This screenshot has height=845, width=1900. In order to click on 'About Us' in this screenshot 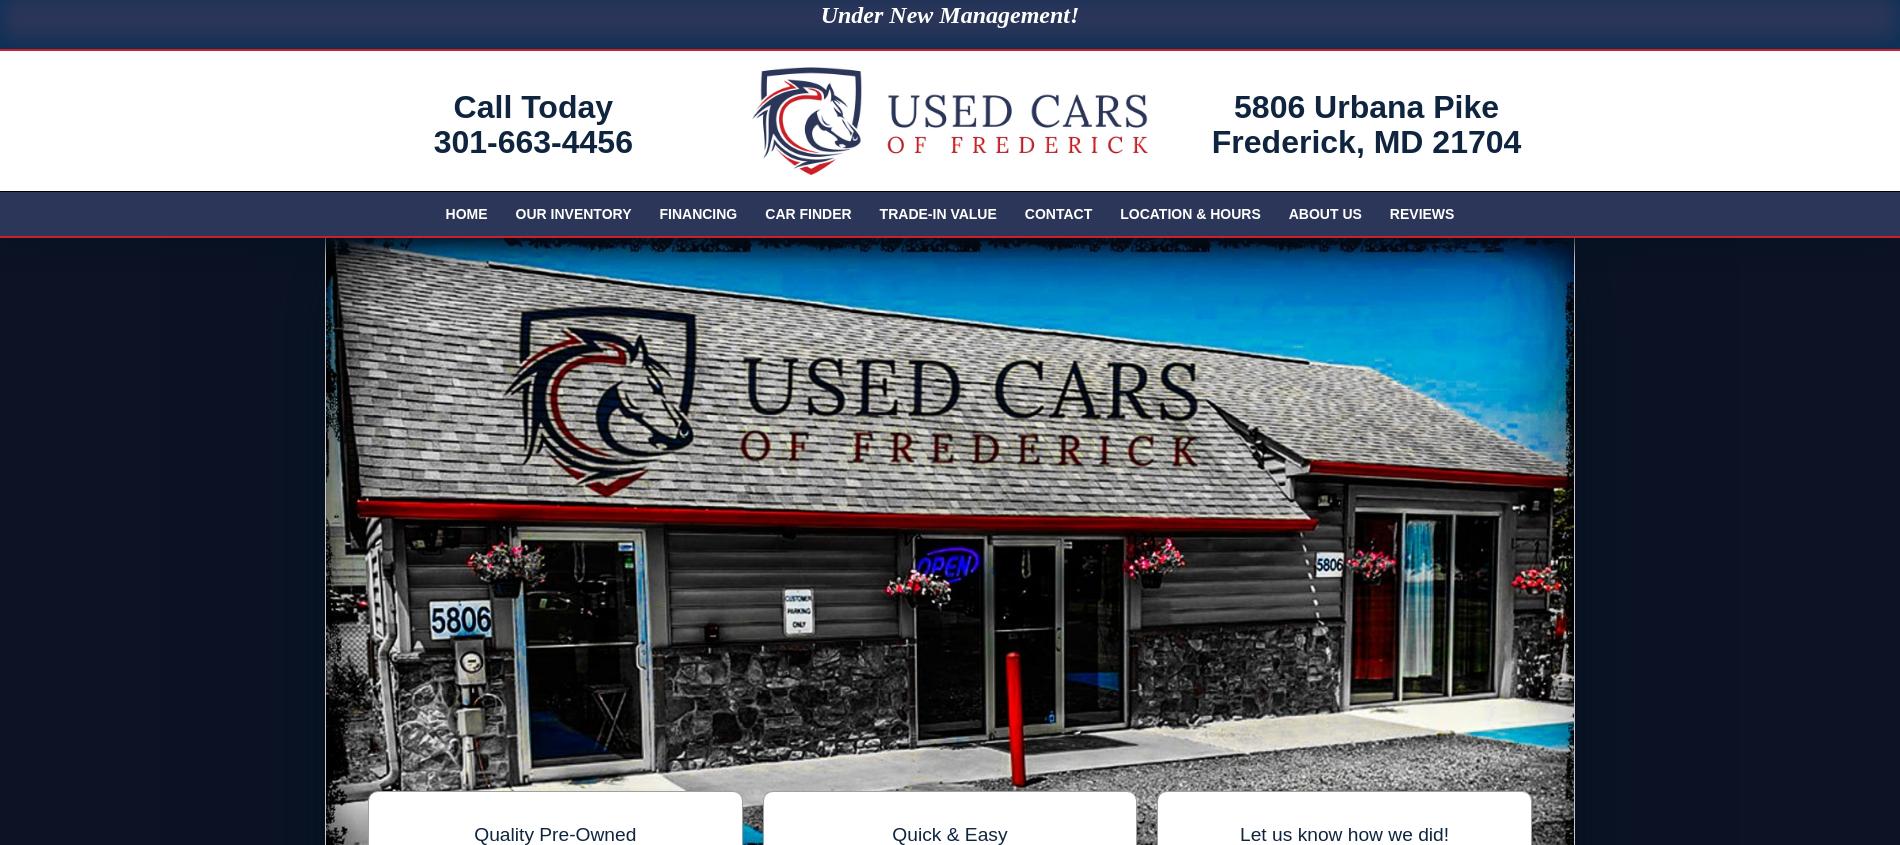, I will do `click(1323, 213)`.